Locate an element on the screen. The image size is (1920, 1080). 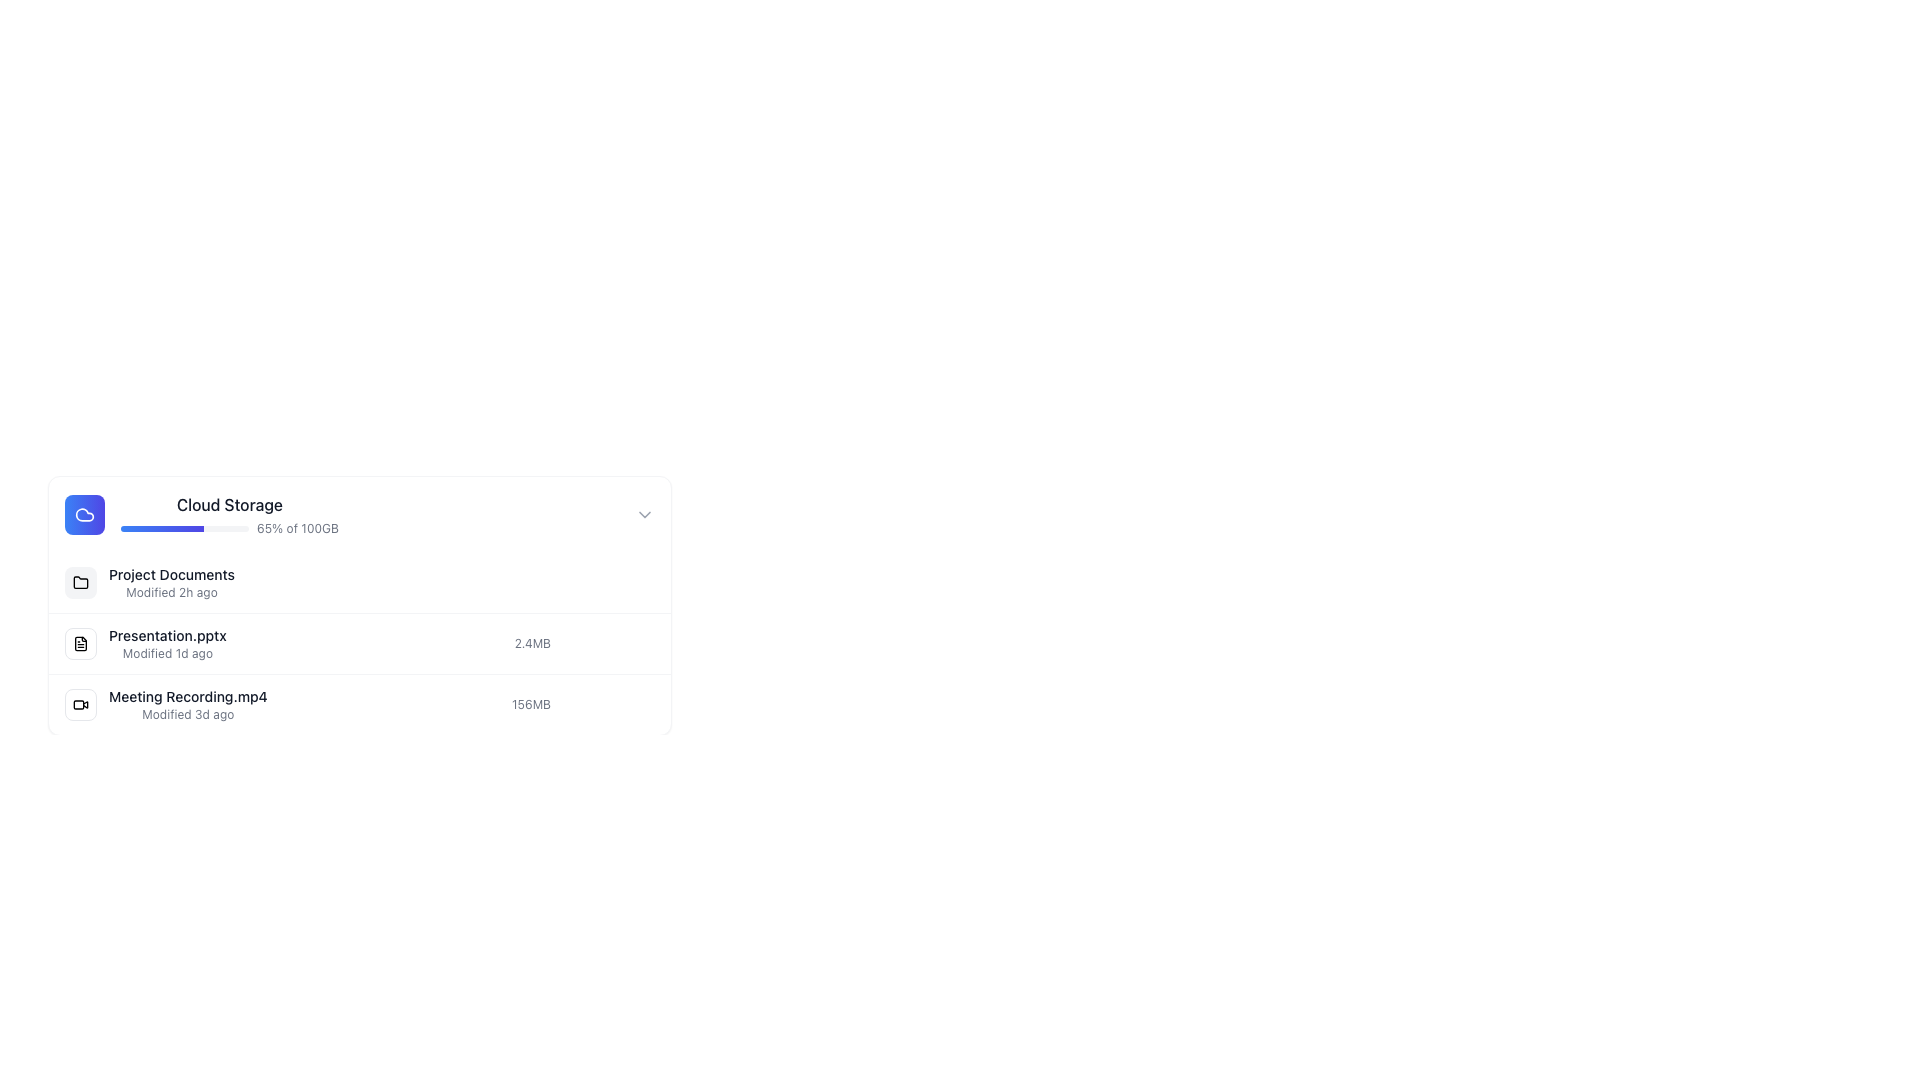
the file entry for 'Meeting Recording.mp4' is located at coordinates (360, 703).